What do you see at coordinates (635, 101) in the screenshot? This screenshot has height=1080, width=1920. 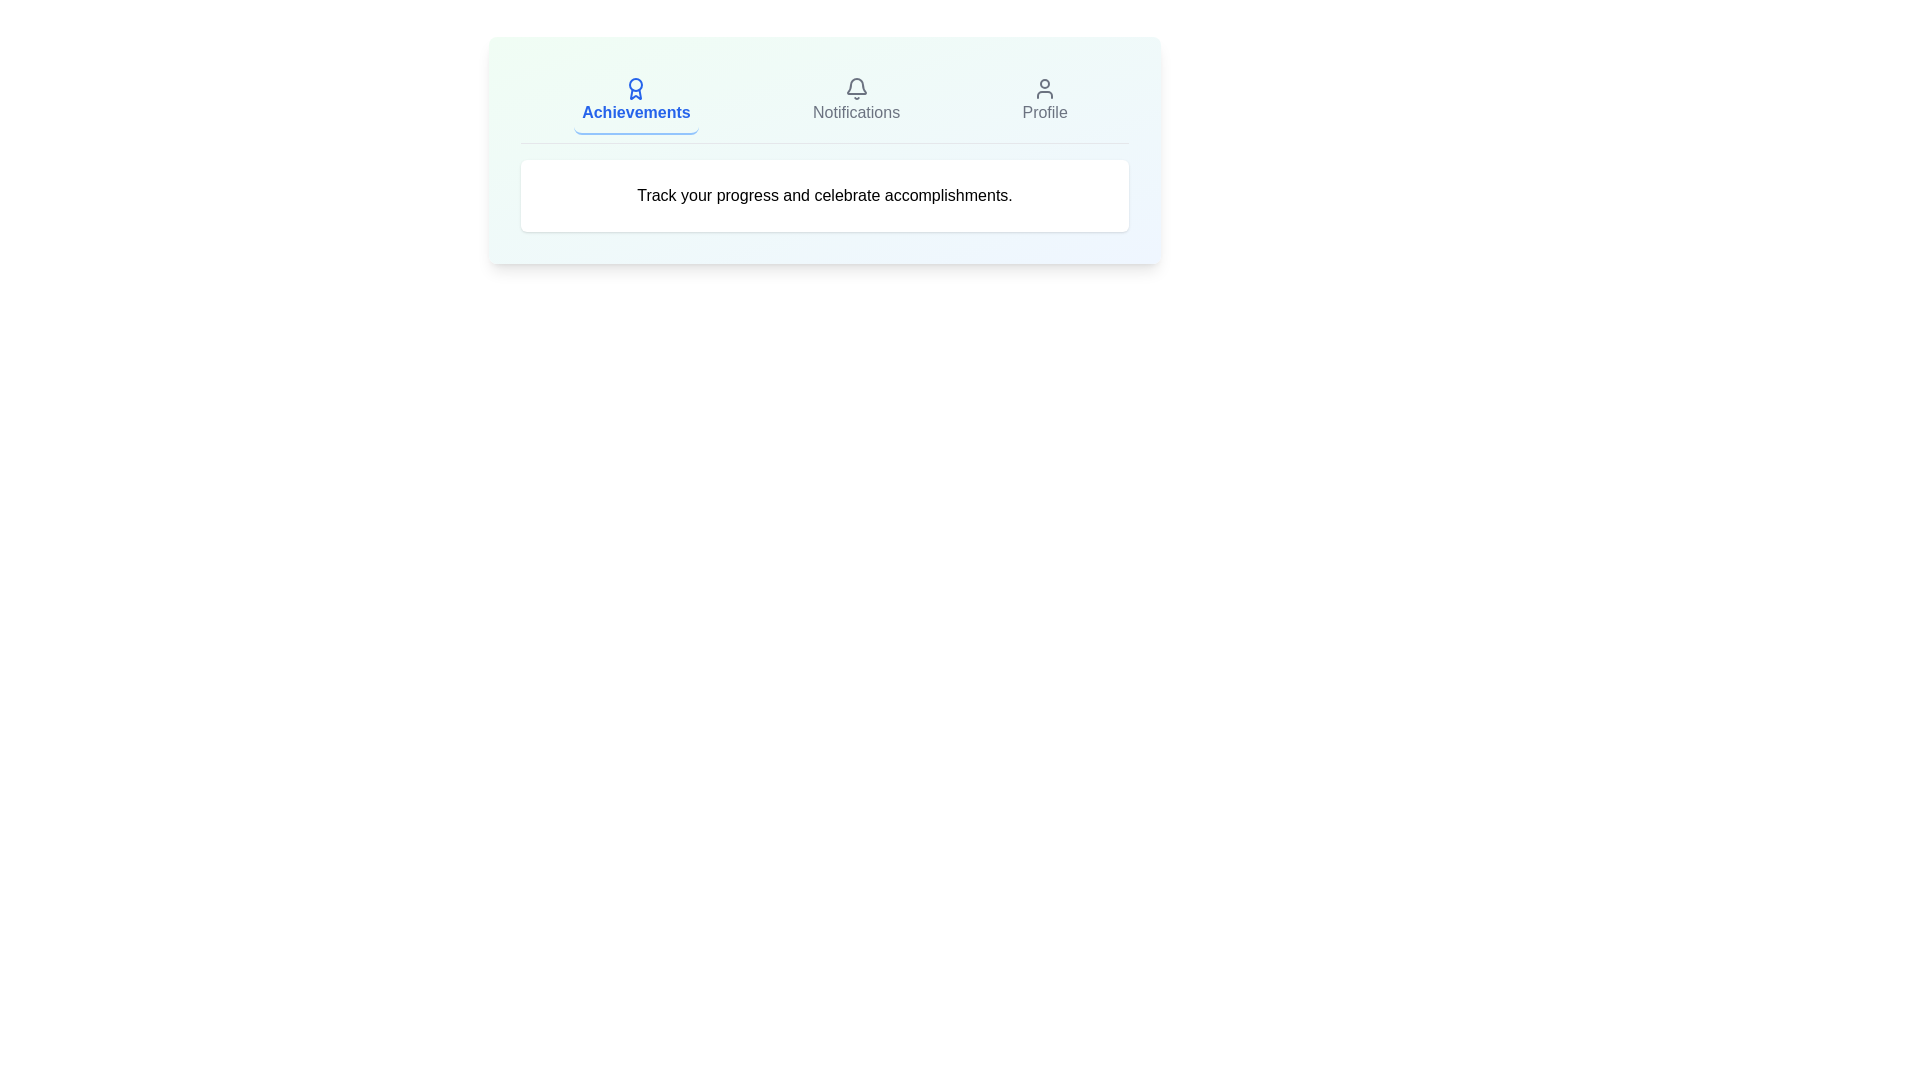 I see `the tab labeled Achievements to observe visual feedback` at bounding box center [635, 101].